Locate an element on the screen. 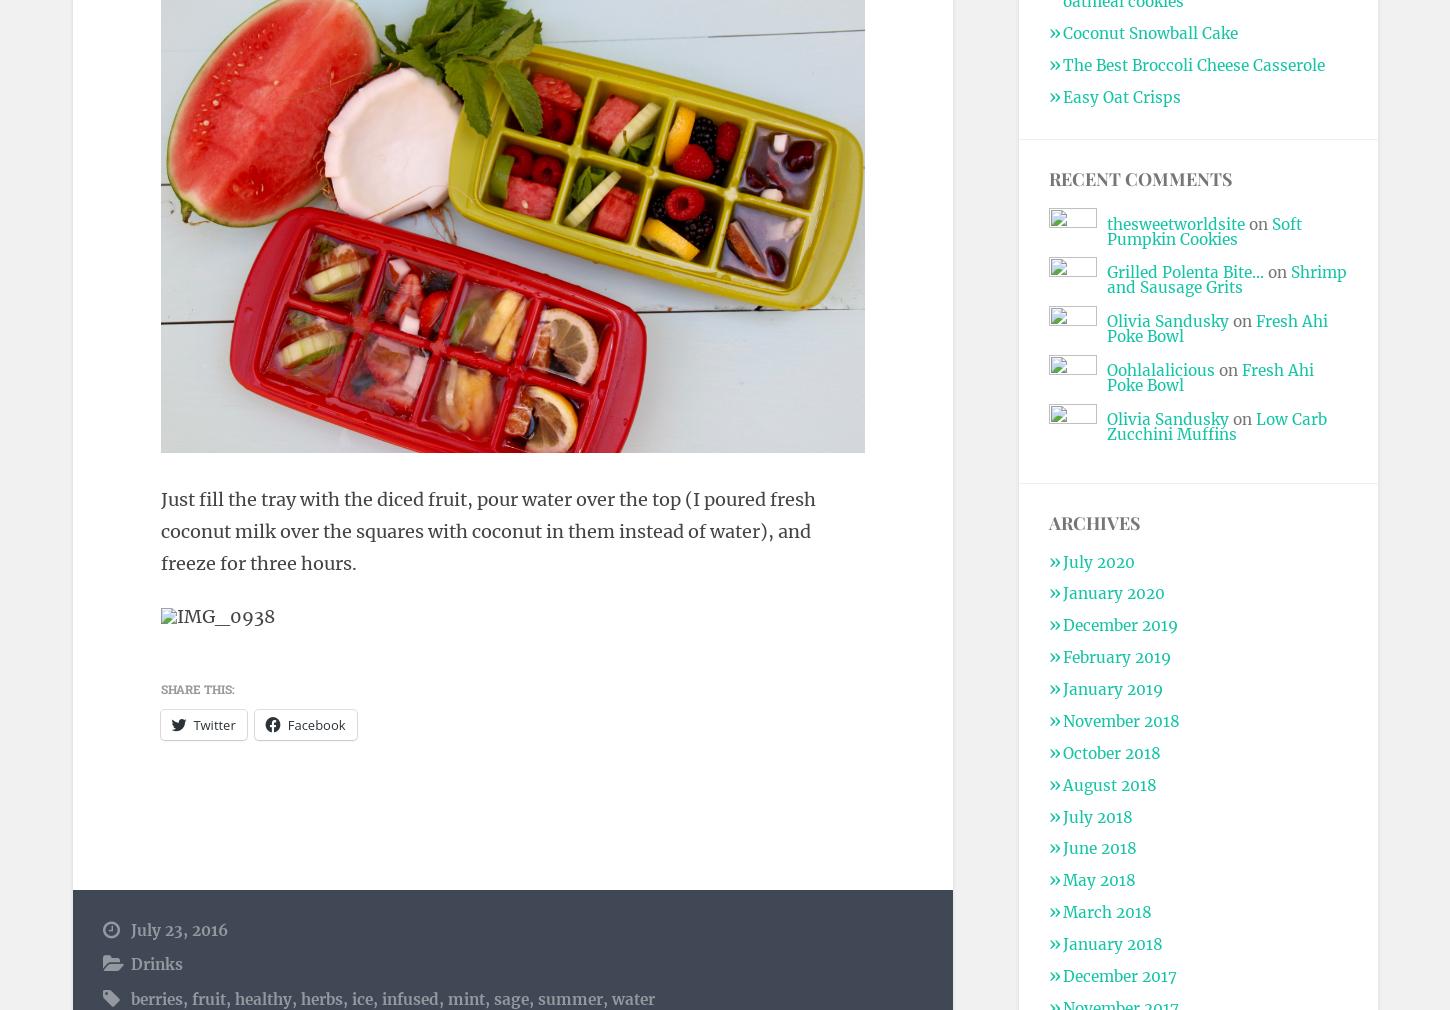 The image size is (1450, 1010). 'Twitter' is located at coordinates (191, 722).